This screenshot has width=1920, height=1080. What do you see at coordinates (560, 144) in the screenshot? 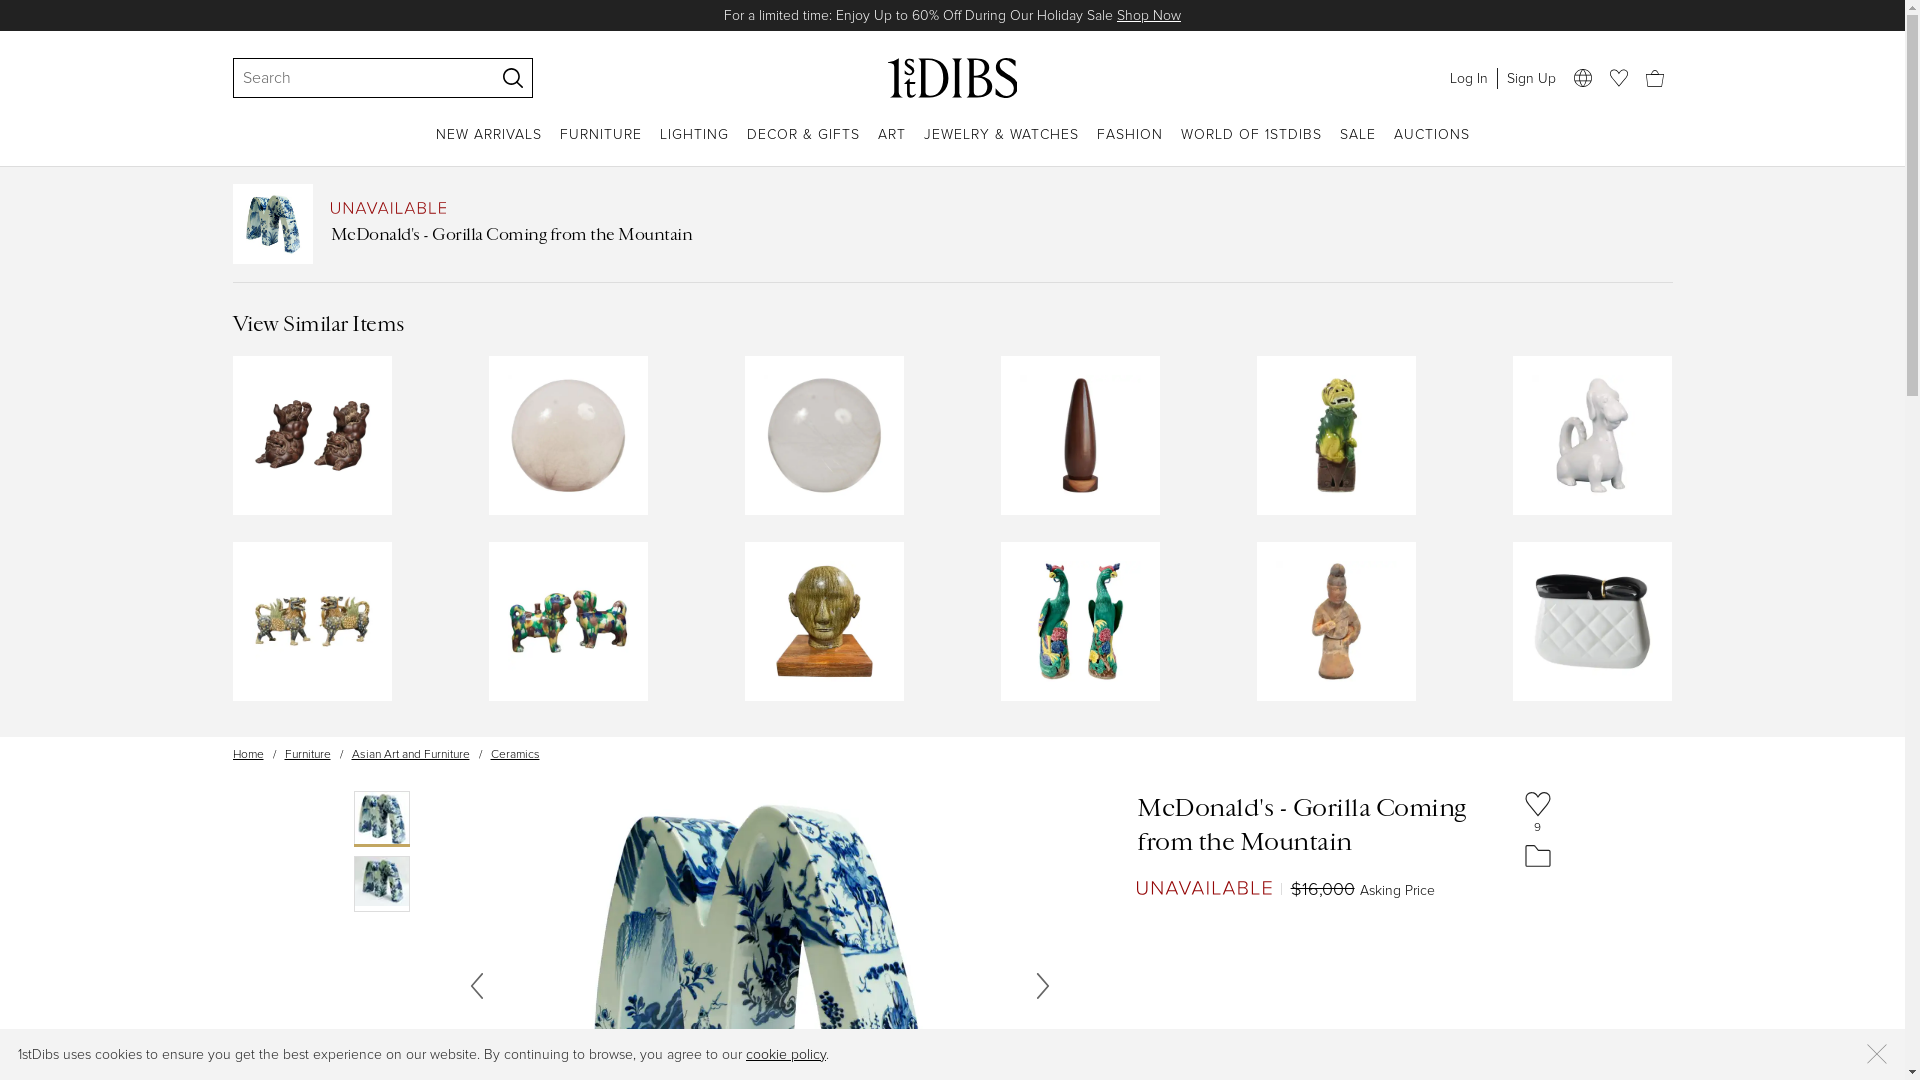
I see `'FURNITURE'` at bounding box center [560, 144].